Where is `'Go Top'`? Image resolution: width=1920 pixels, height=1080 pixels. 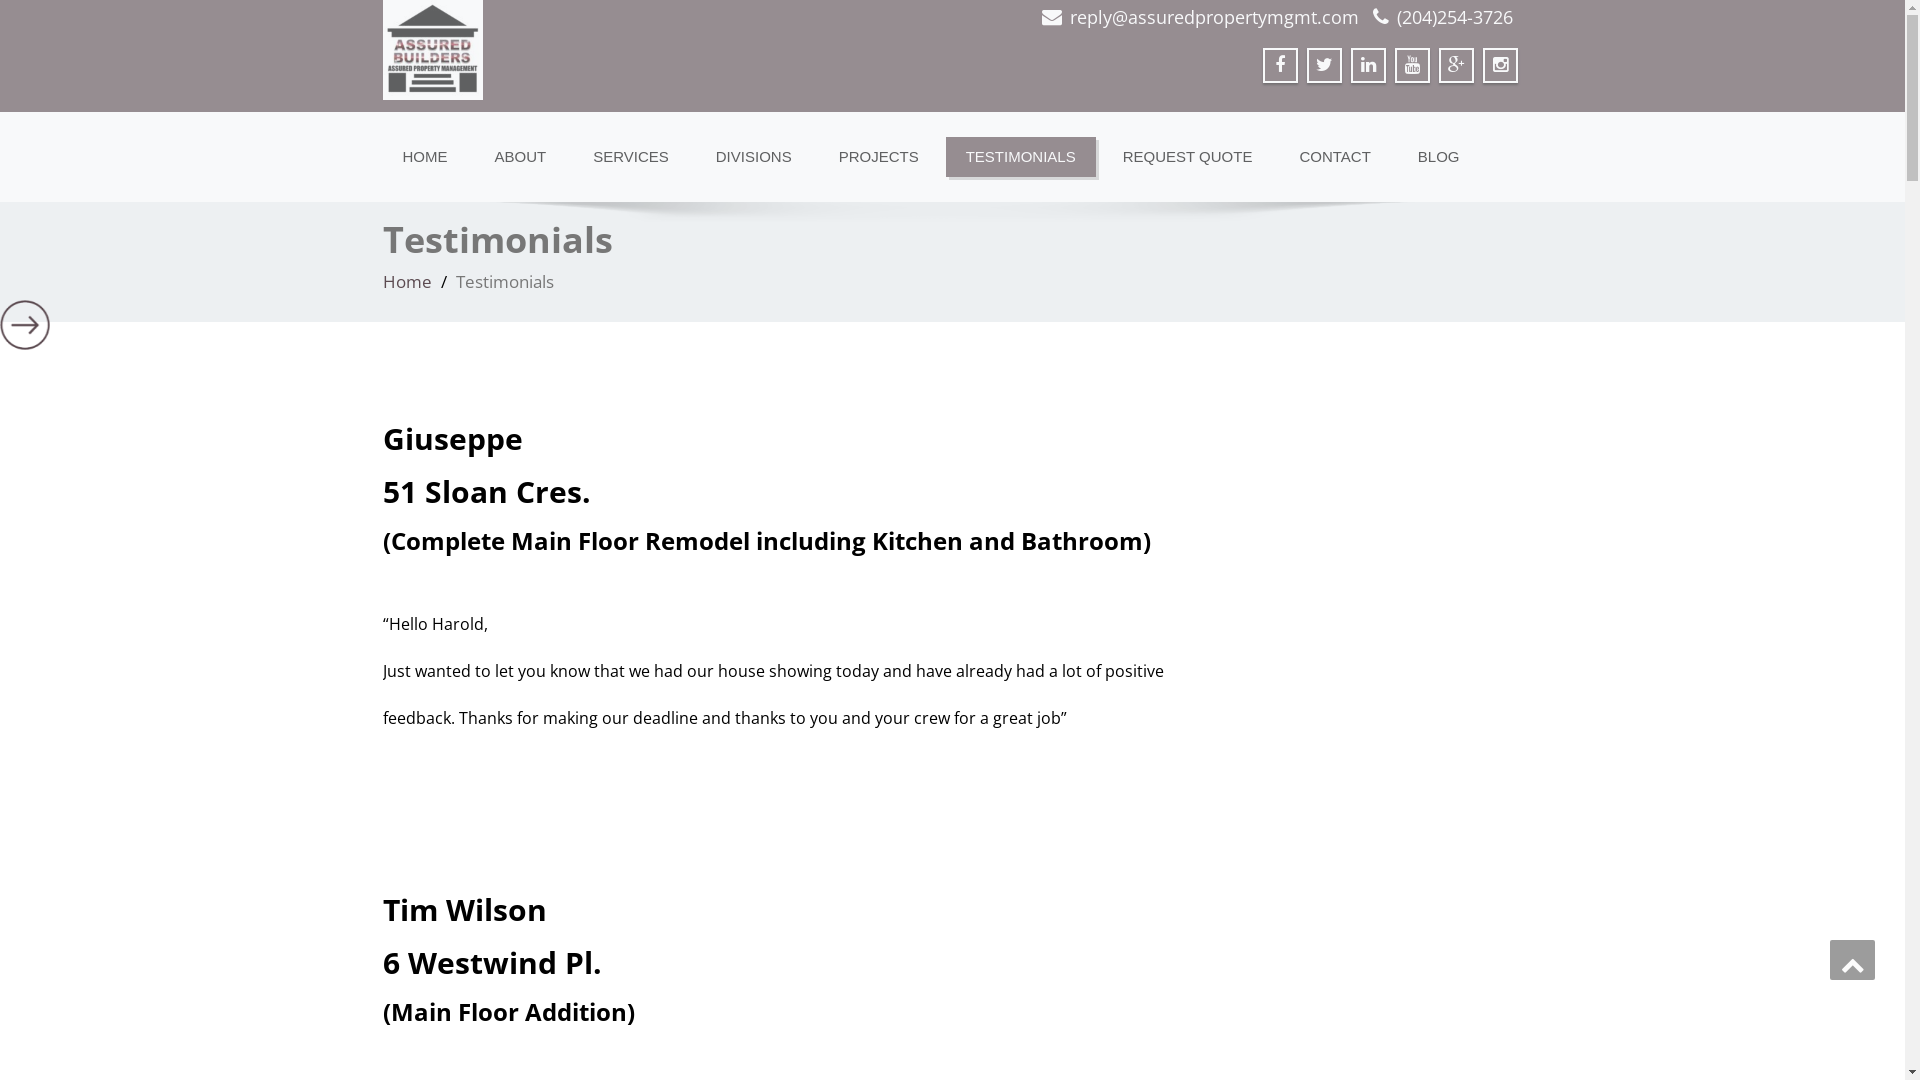 'Go Top' is located at coordinates (1851, 959).